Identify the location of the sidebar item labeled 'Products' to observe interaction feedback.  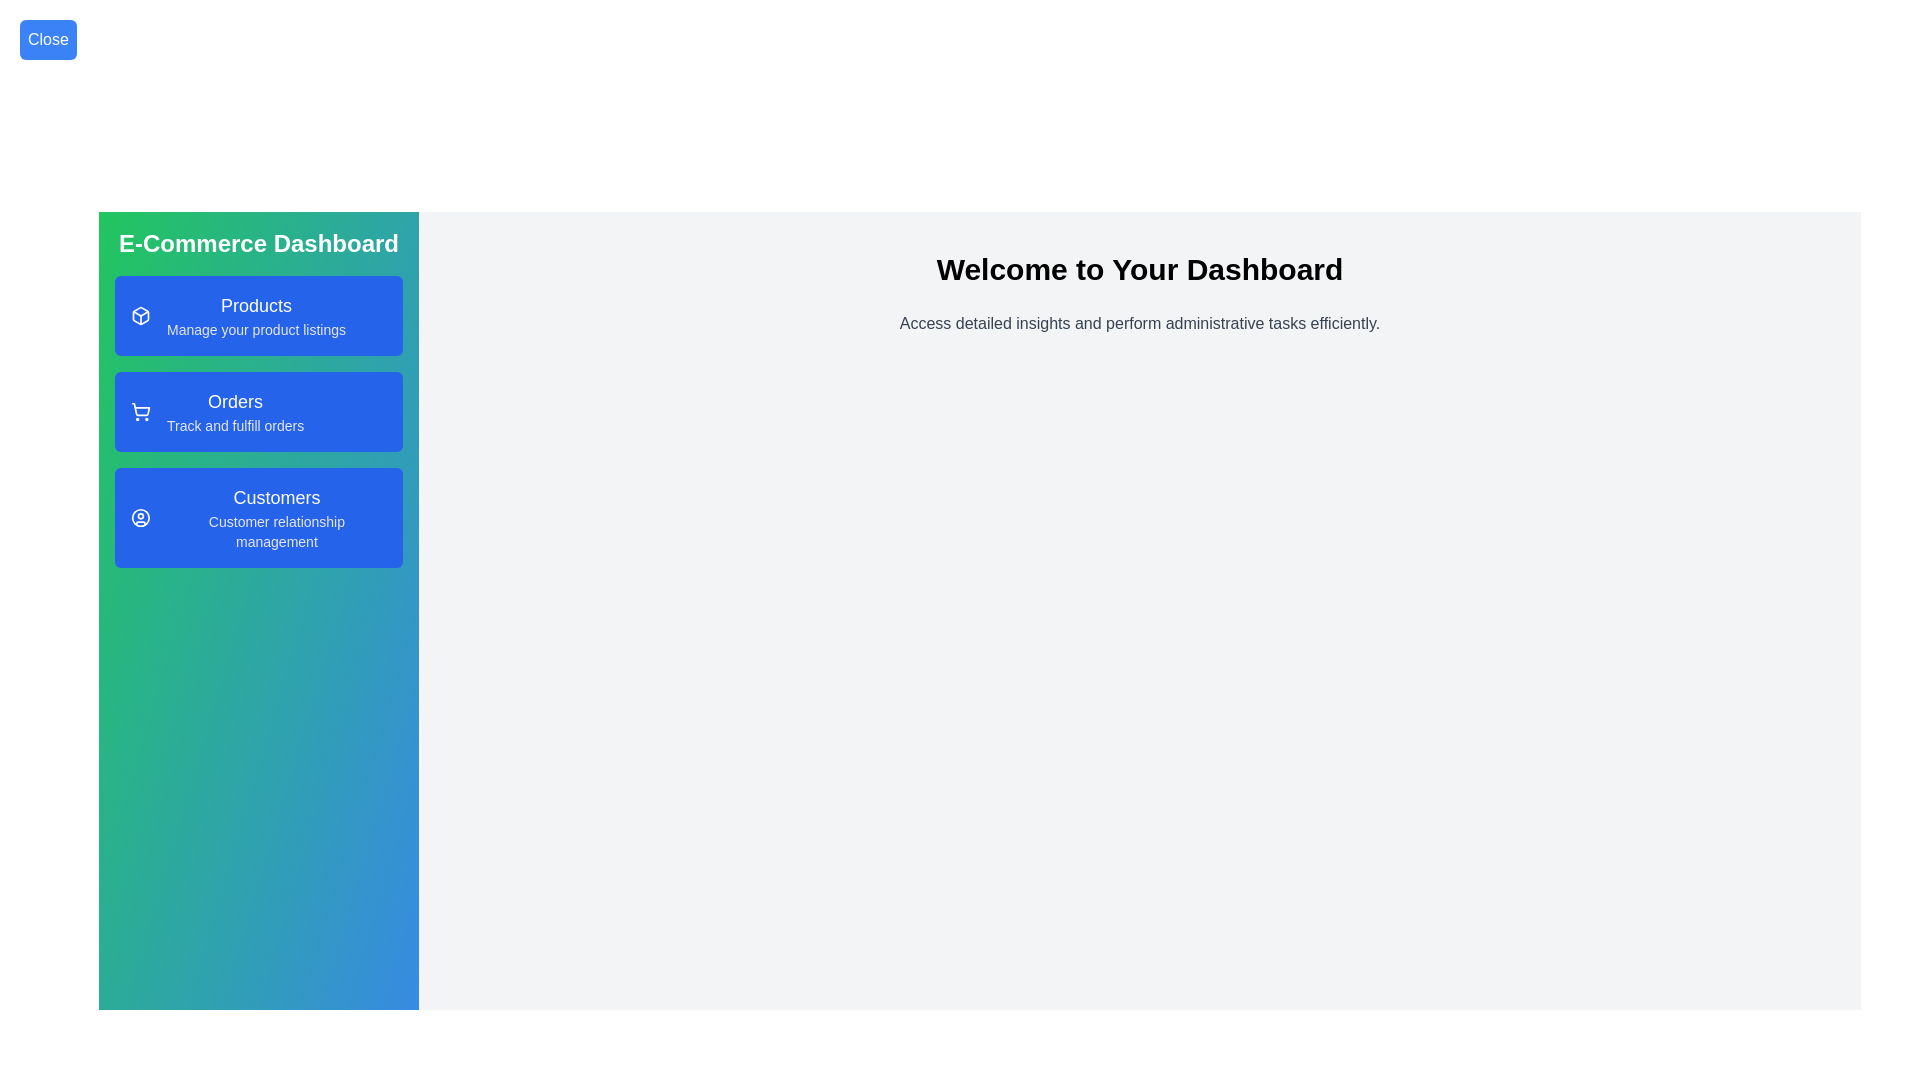
(258, 315).